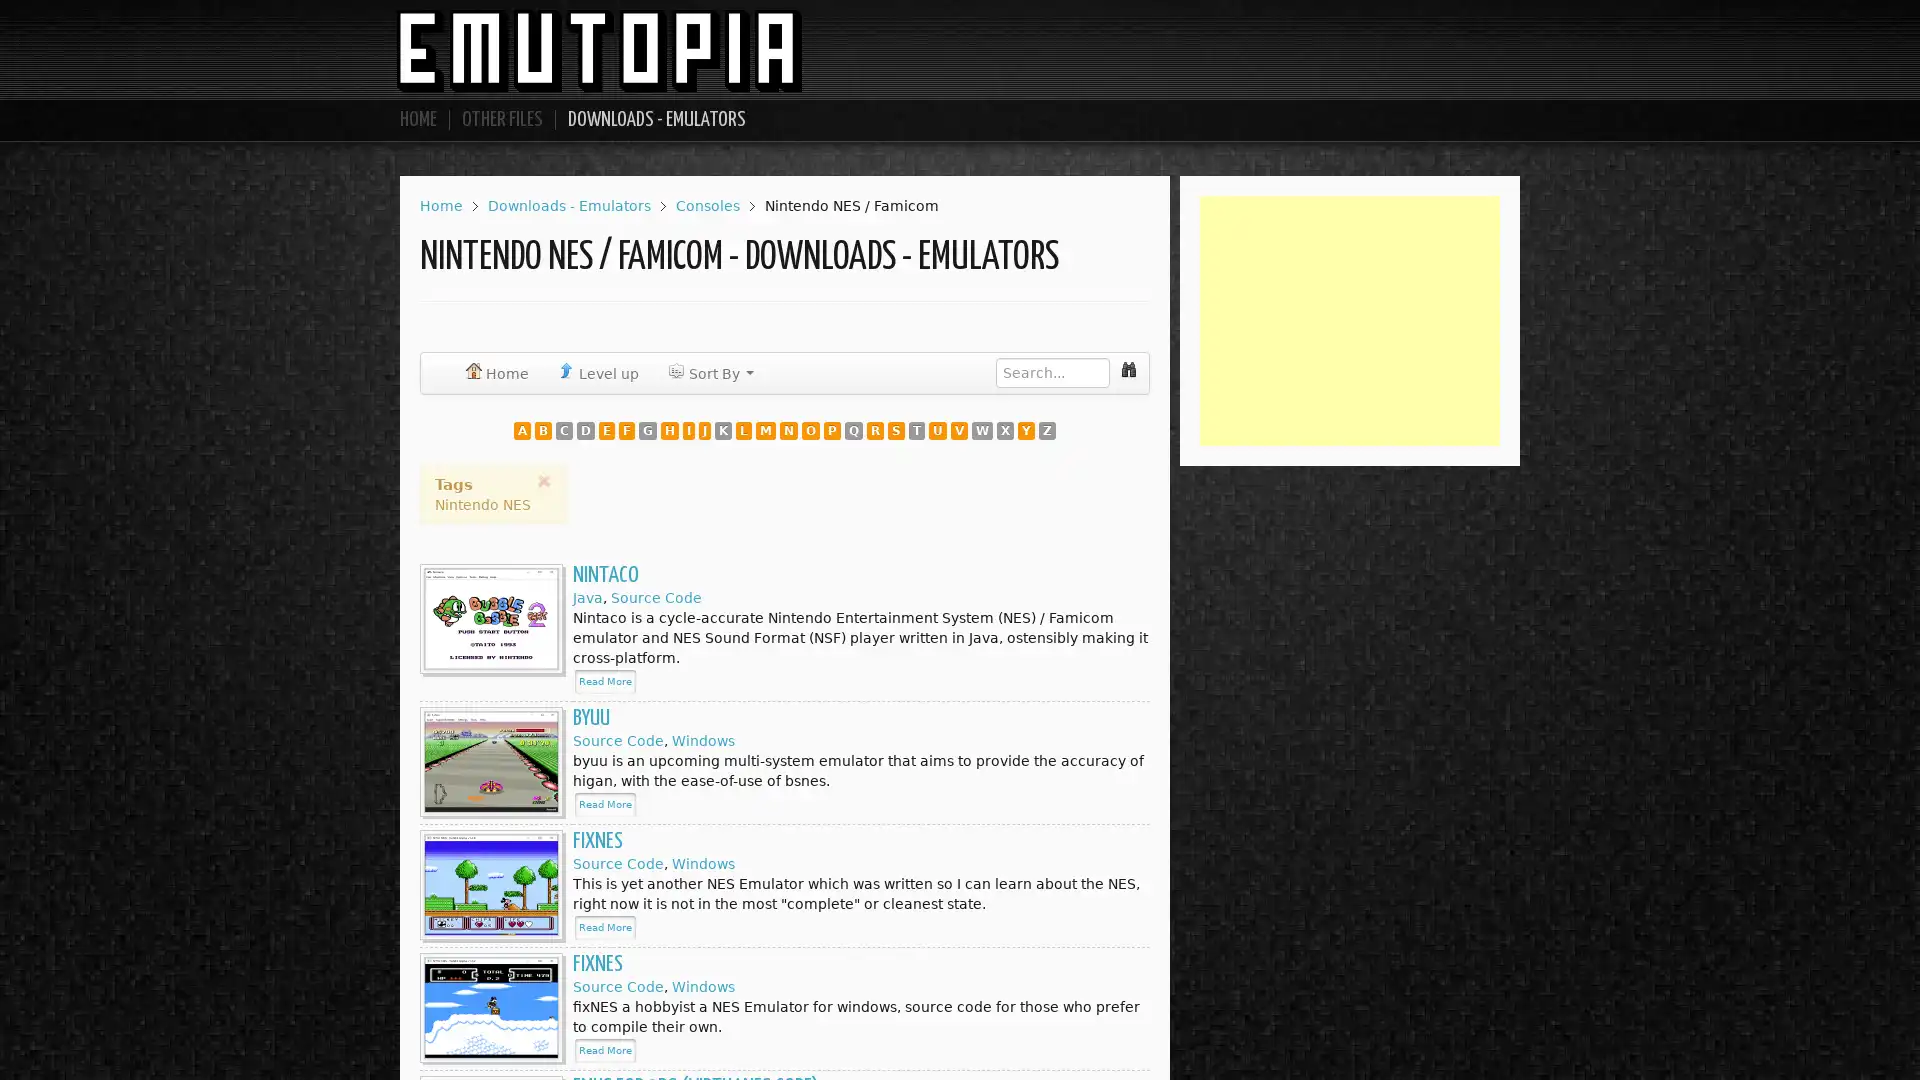 The width and height of the screenshot is (1920, 1080). What do you see at coordinates (880, 430) in the screenshot?
I see `Apply Apply` at bounding box center [880, 430].